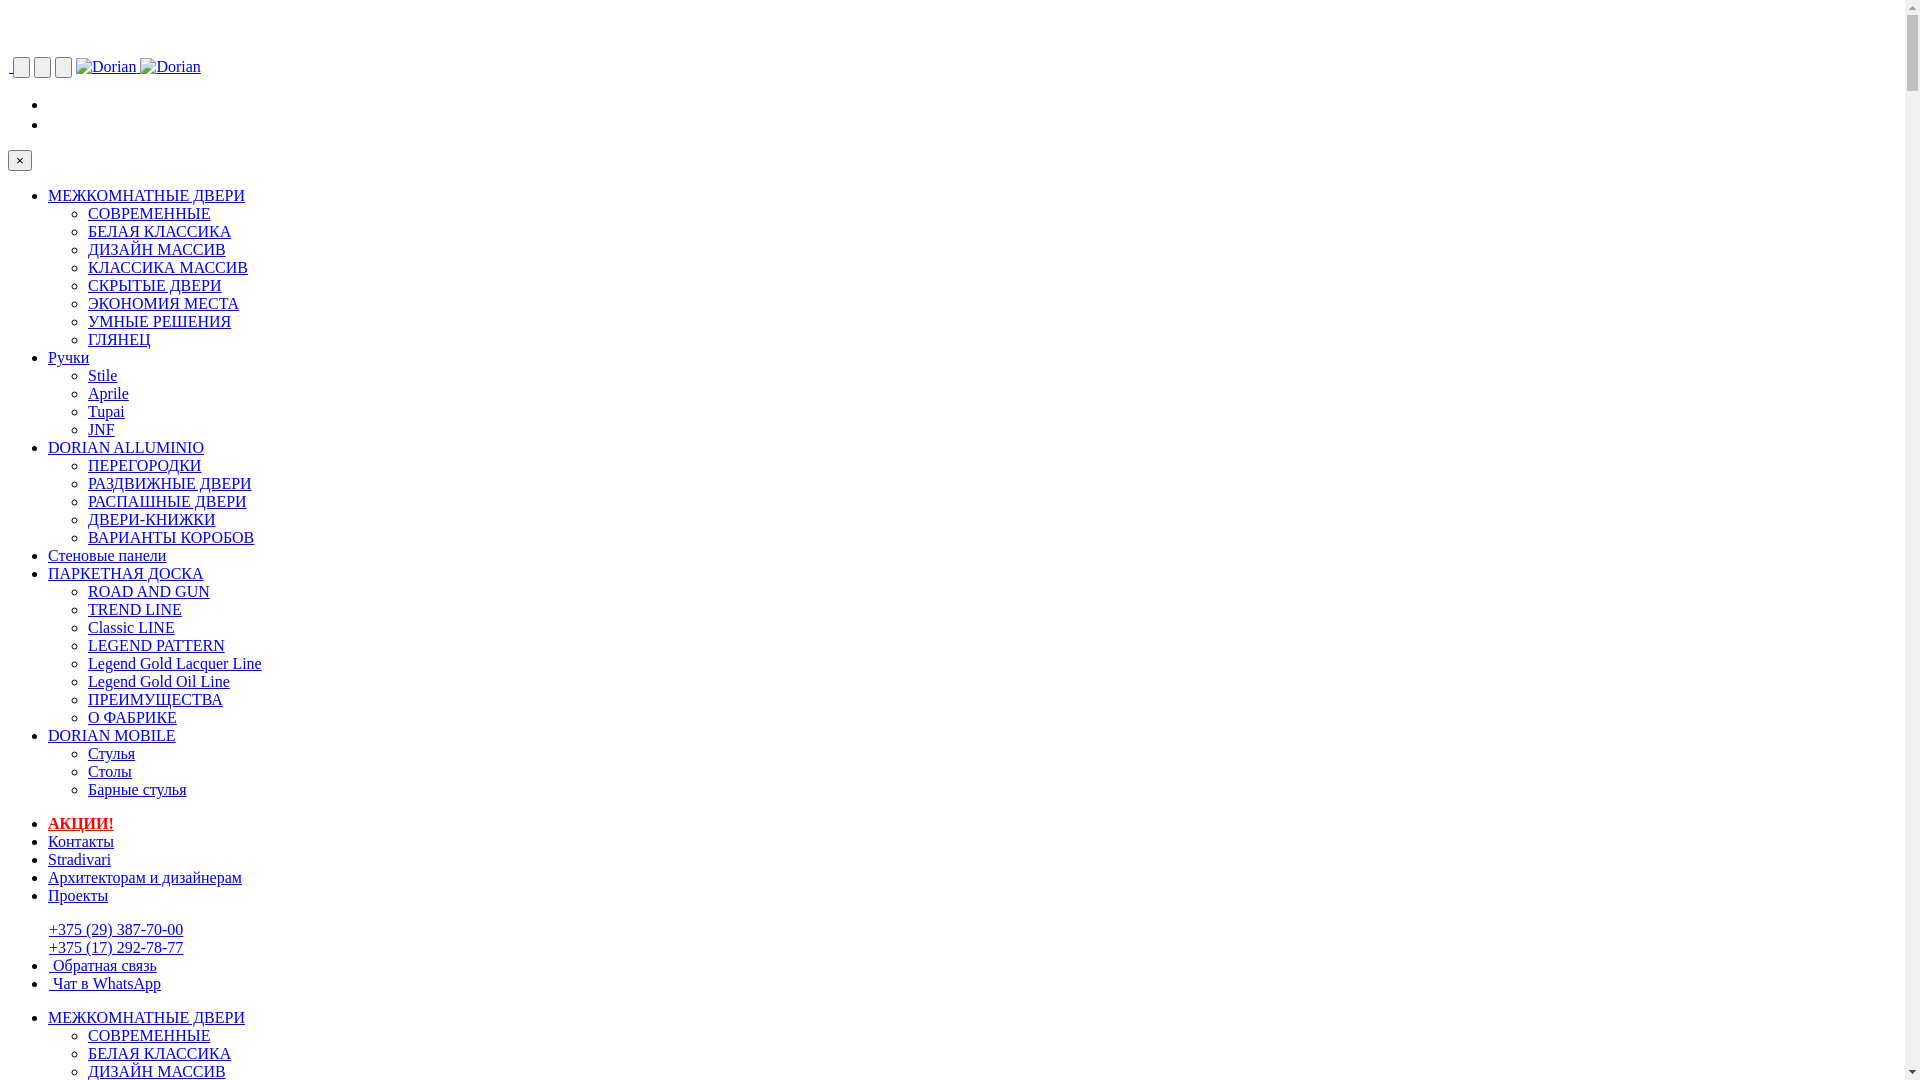 The image size is (1920, 1080). I want to click on 'Legend Gold Lacquer Line', so click(174, 663).